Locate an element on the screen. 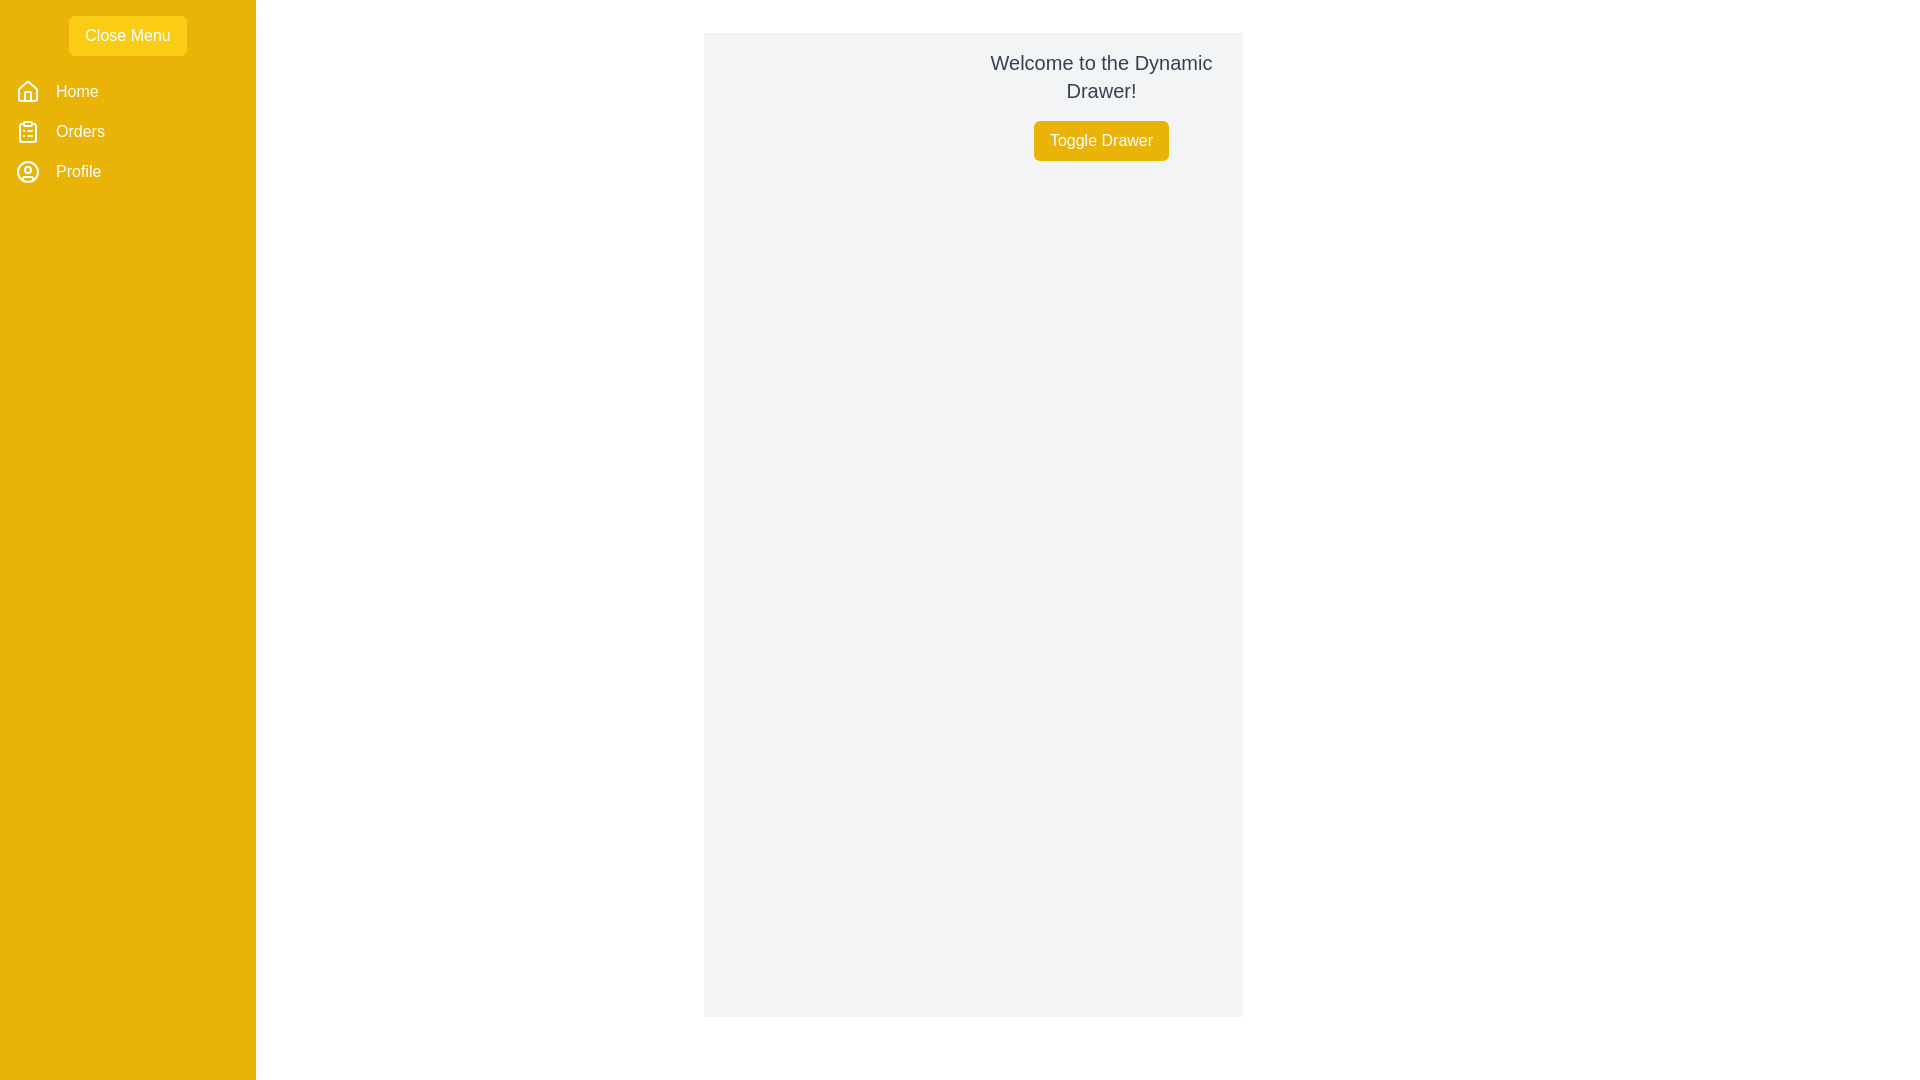 This screenshot has height=1080, width=1920. the menu item Home to navigate is located at coordinates (76, 92).